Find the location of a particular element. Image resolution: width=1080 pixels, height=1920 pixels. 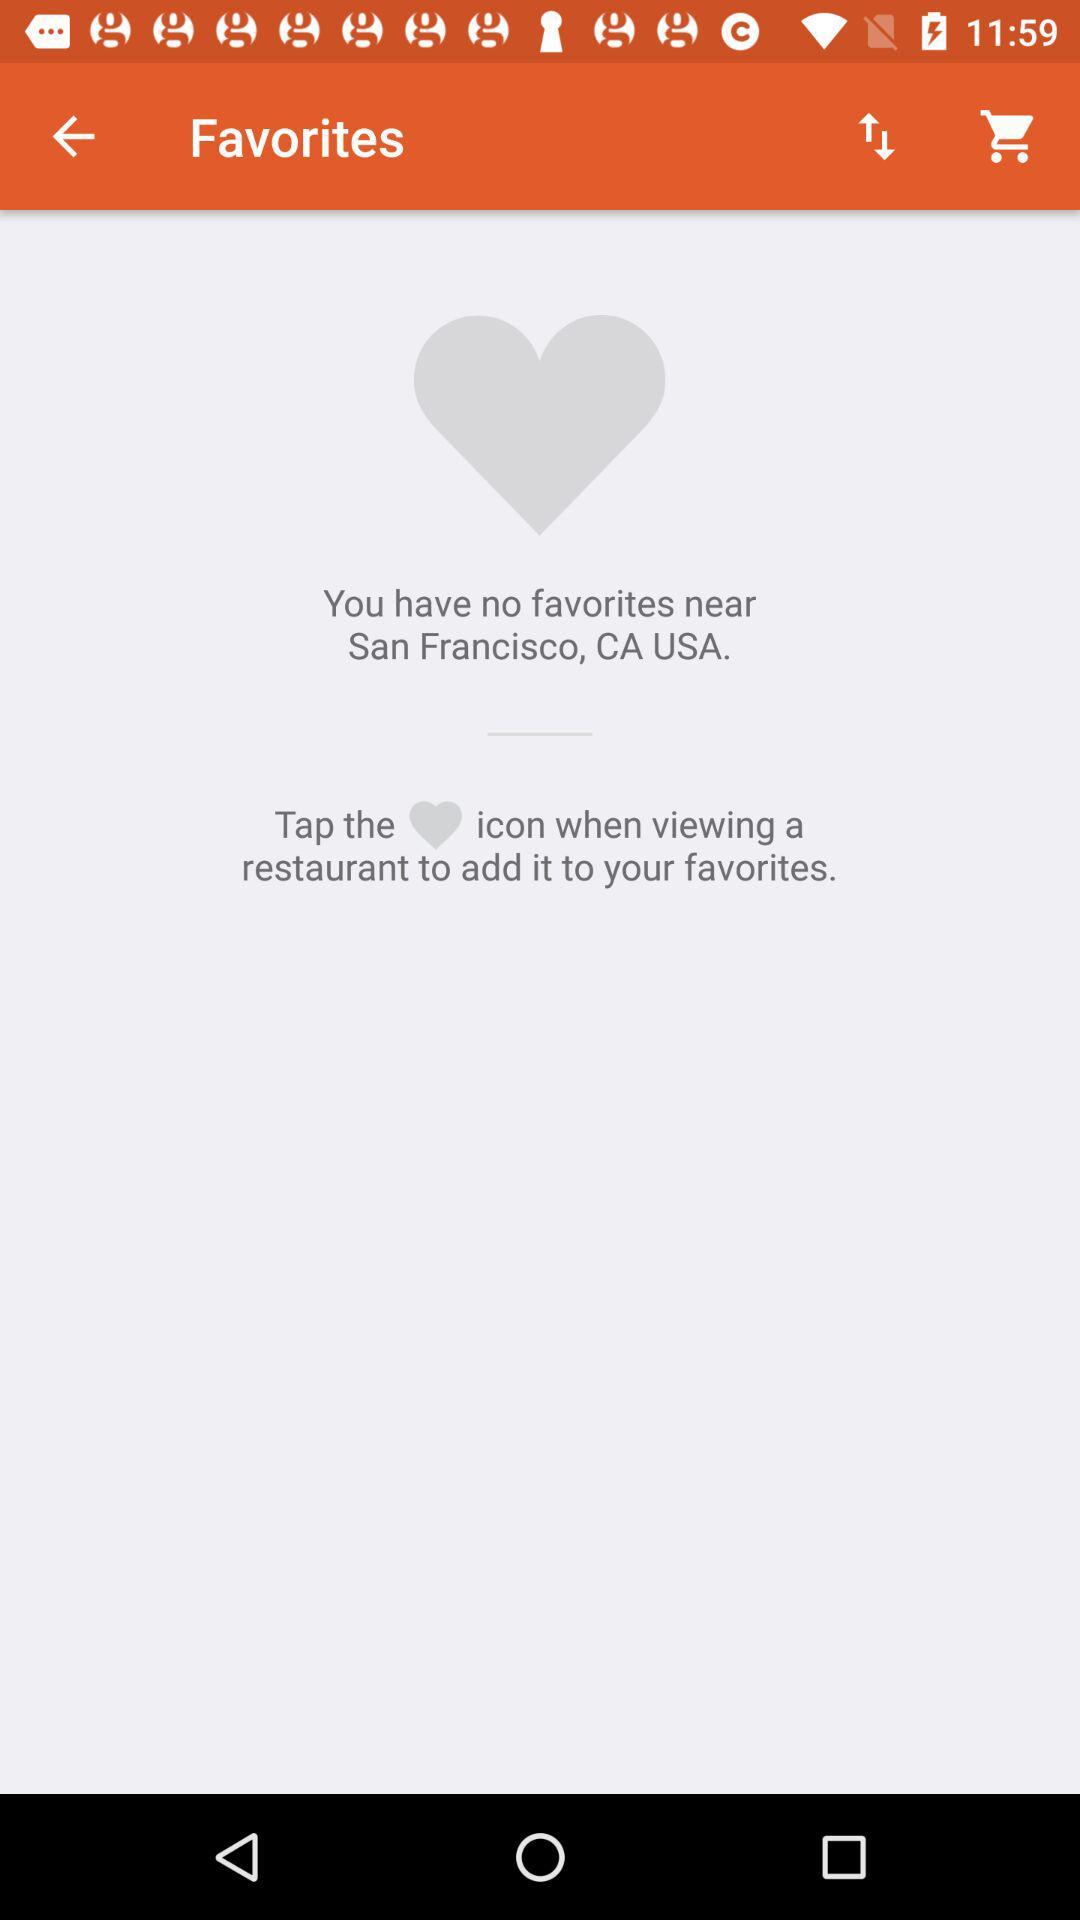

the item next to favorites item is located at coordinates (875, 135).